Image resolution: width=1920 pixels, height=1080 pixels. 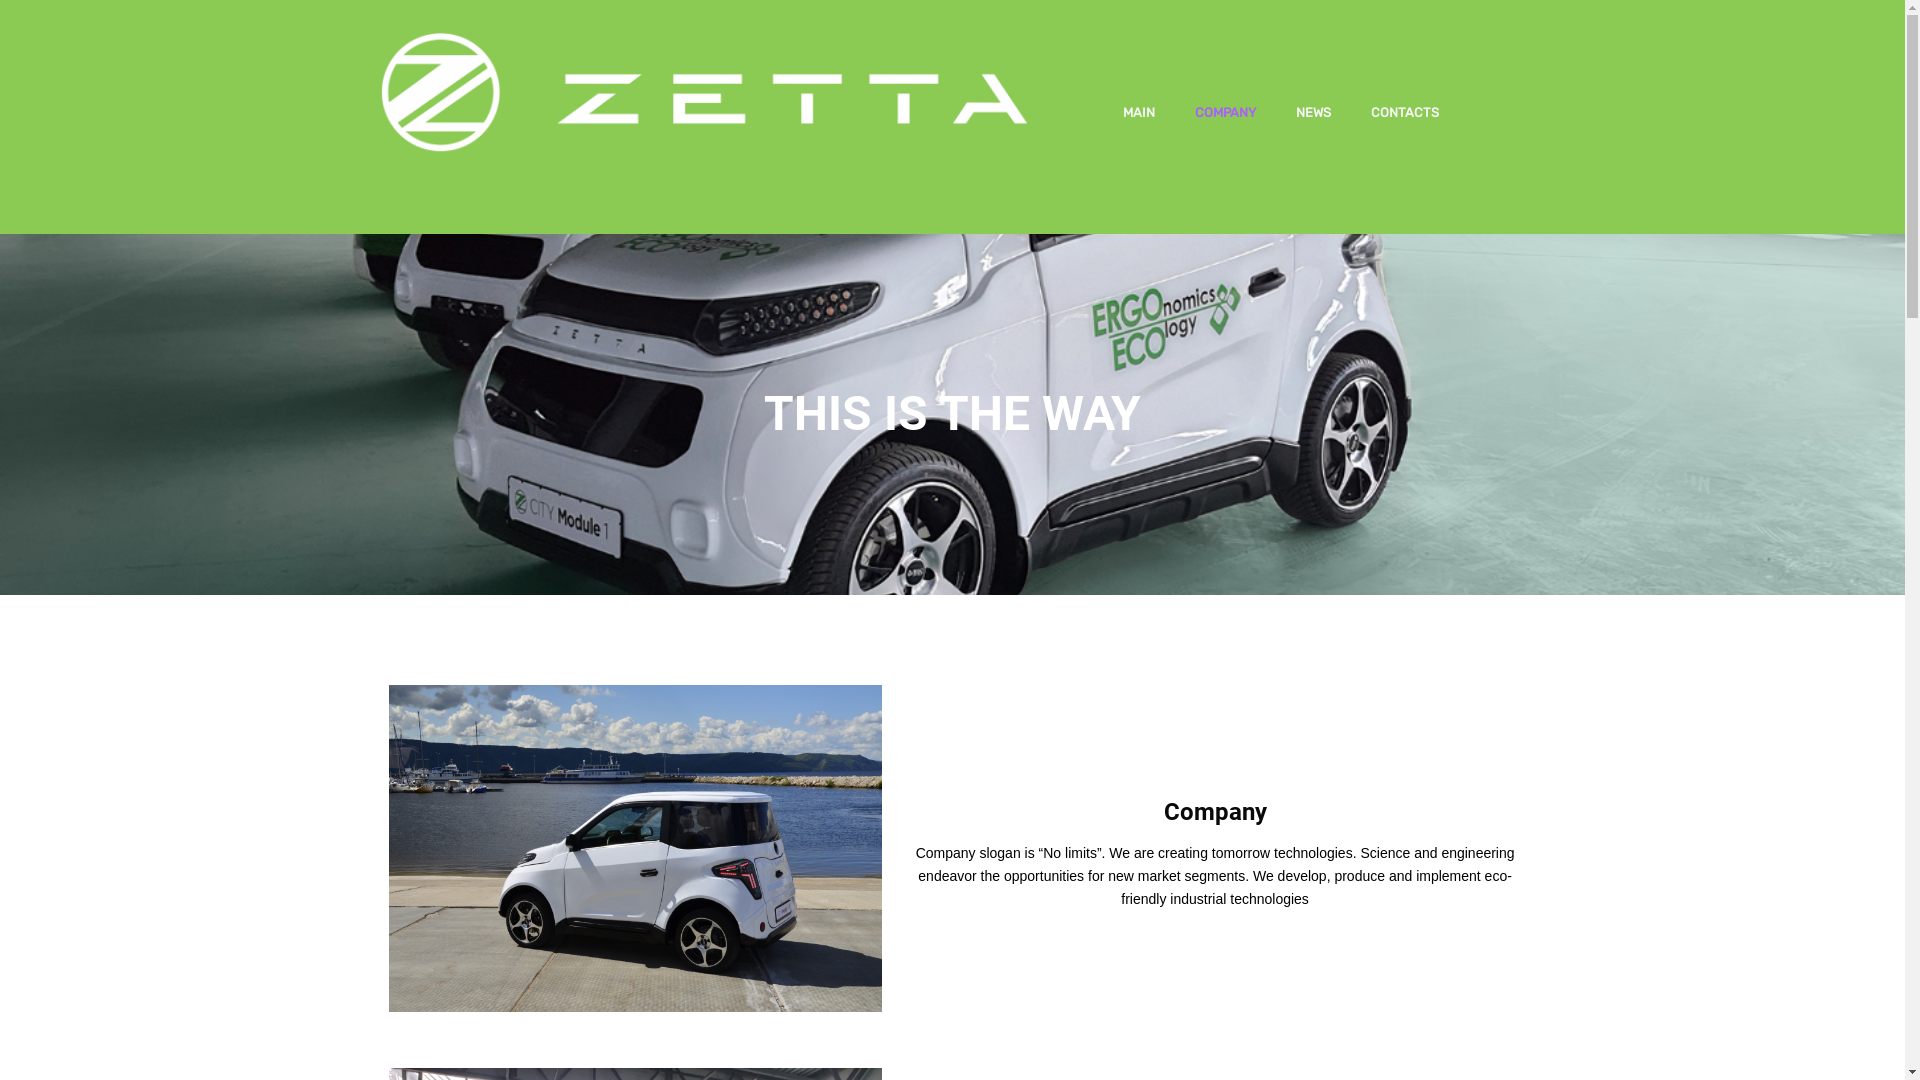 What do you see at coordinates (1360, 112) in the screenshot?
I see `'CONTACTS'` at bounding box center [1360, 112].